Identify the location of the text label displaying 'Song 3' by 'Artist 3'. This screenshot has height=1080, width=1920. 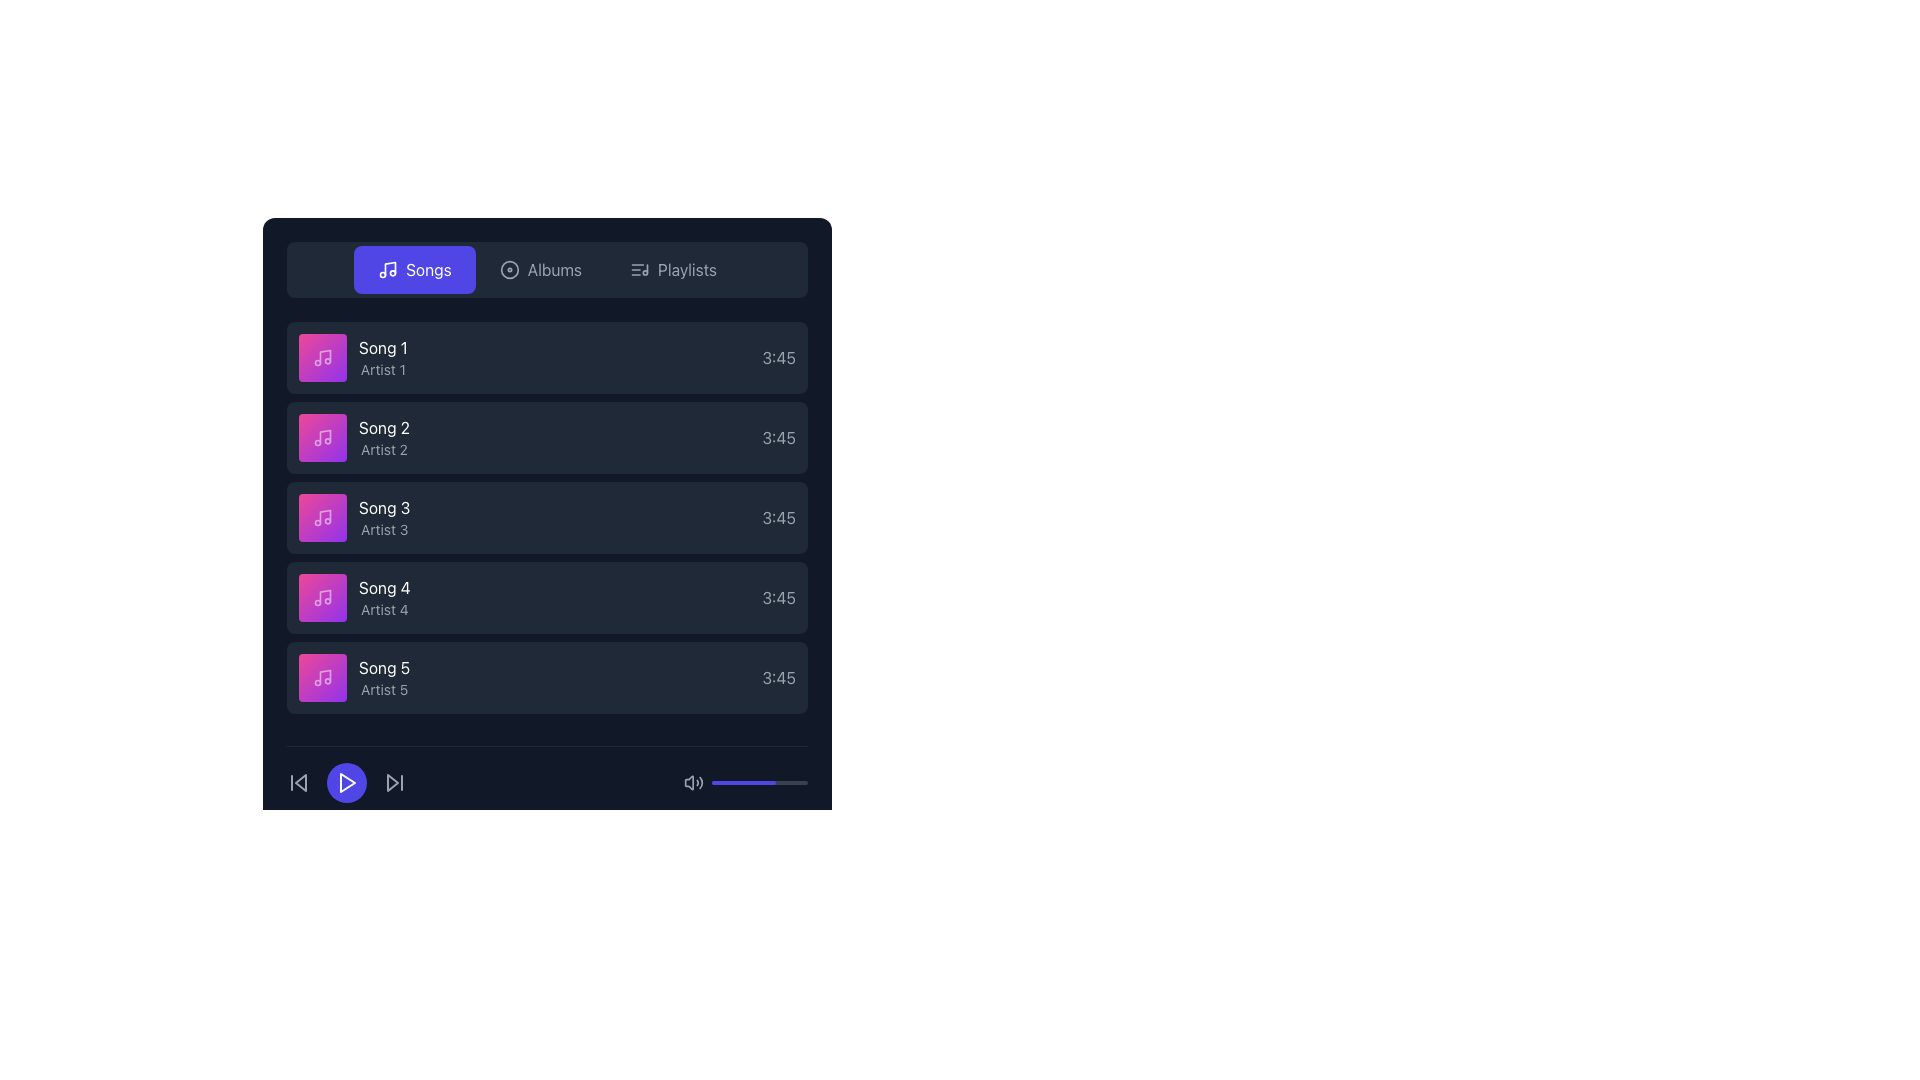
(384, 516).